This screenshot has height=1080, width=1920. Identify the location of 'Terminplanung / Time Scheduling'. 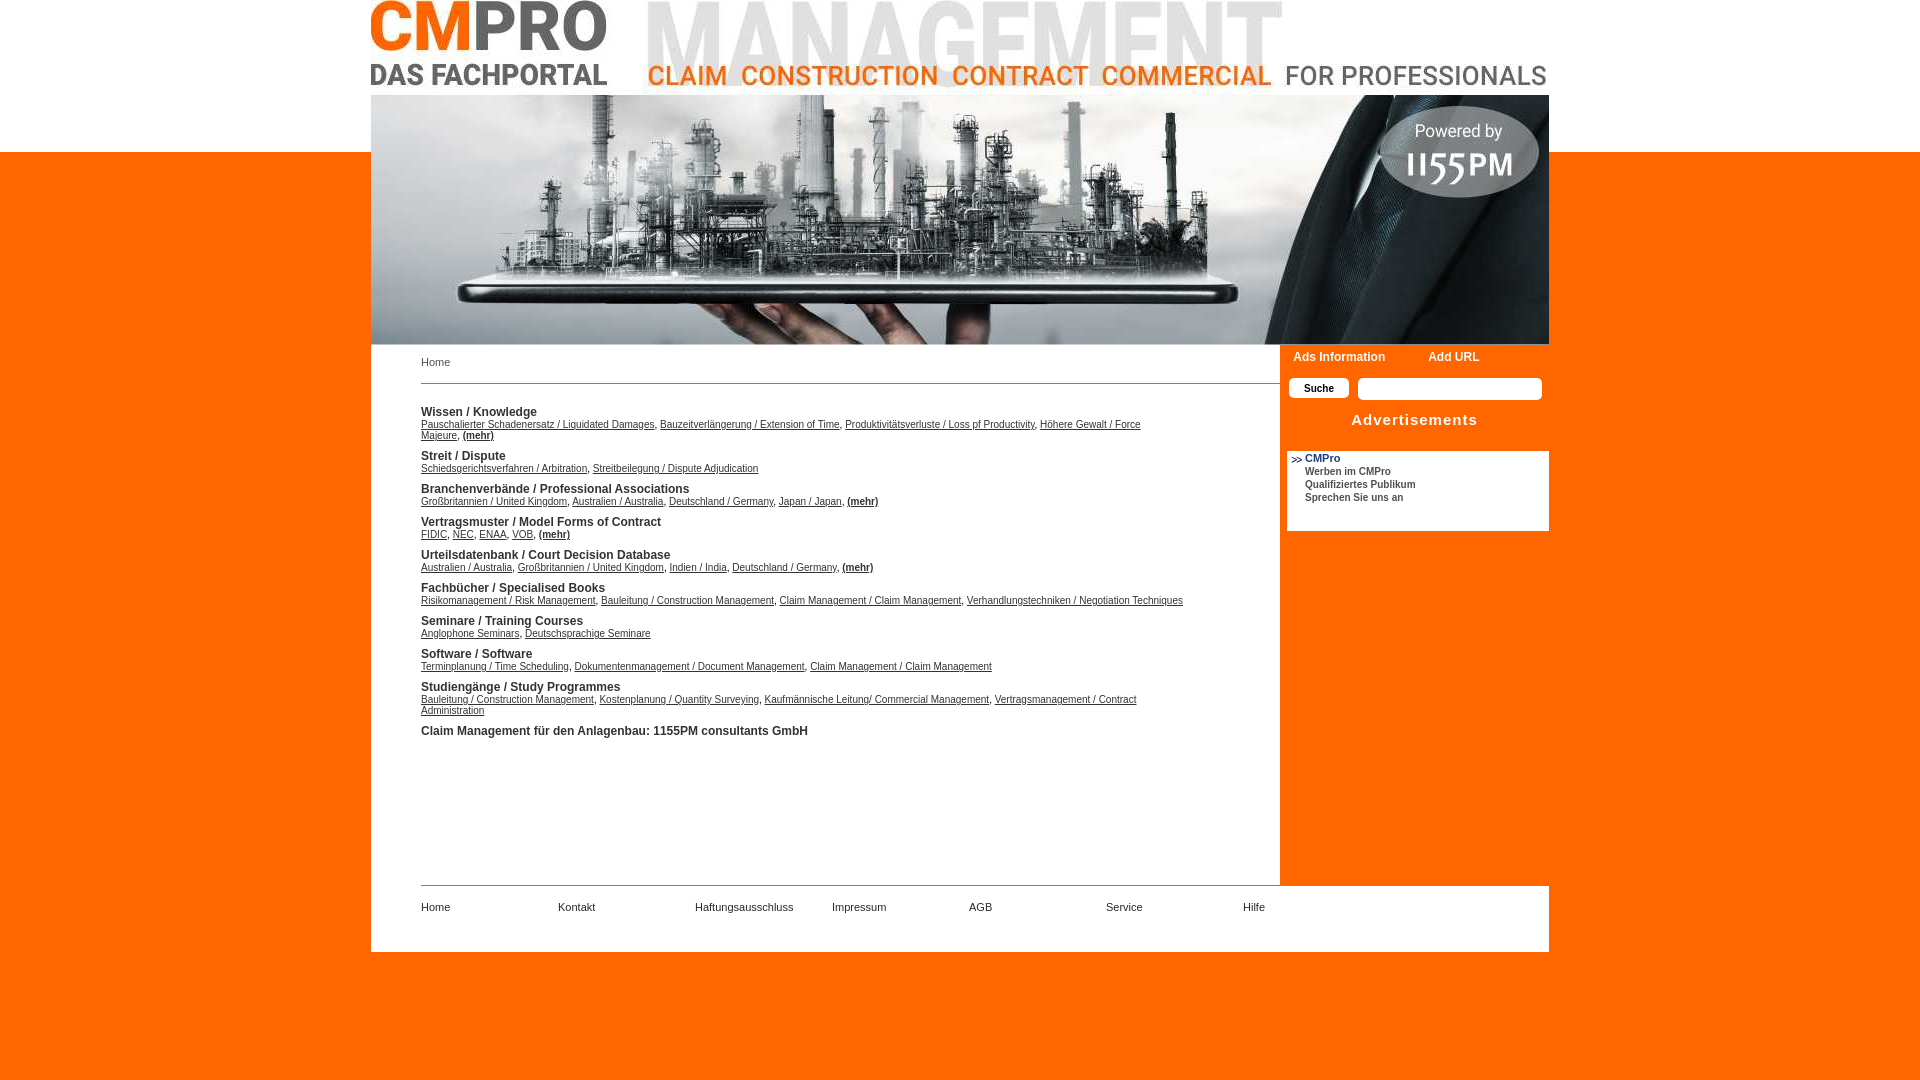
(494, 666).